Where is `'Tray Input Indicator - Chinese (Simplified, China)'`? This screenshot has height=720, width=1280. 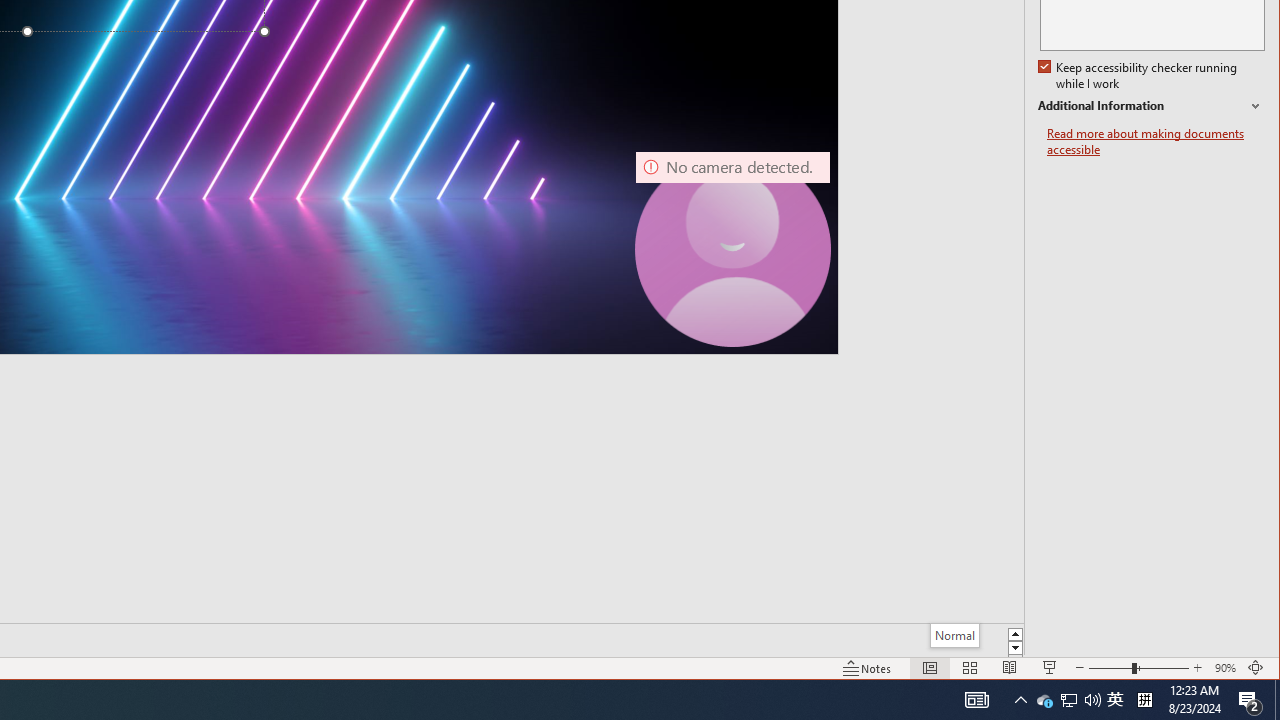 'Tray Input Indicator - Chinese (Simplified, China)' is located at coordinates (1144, 698).